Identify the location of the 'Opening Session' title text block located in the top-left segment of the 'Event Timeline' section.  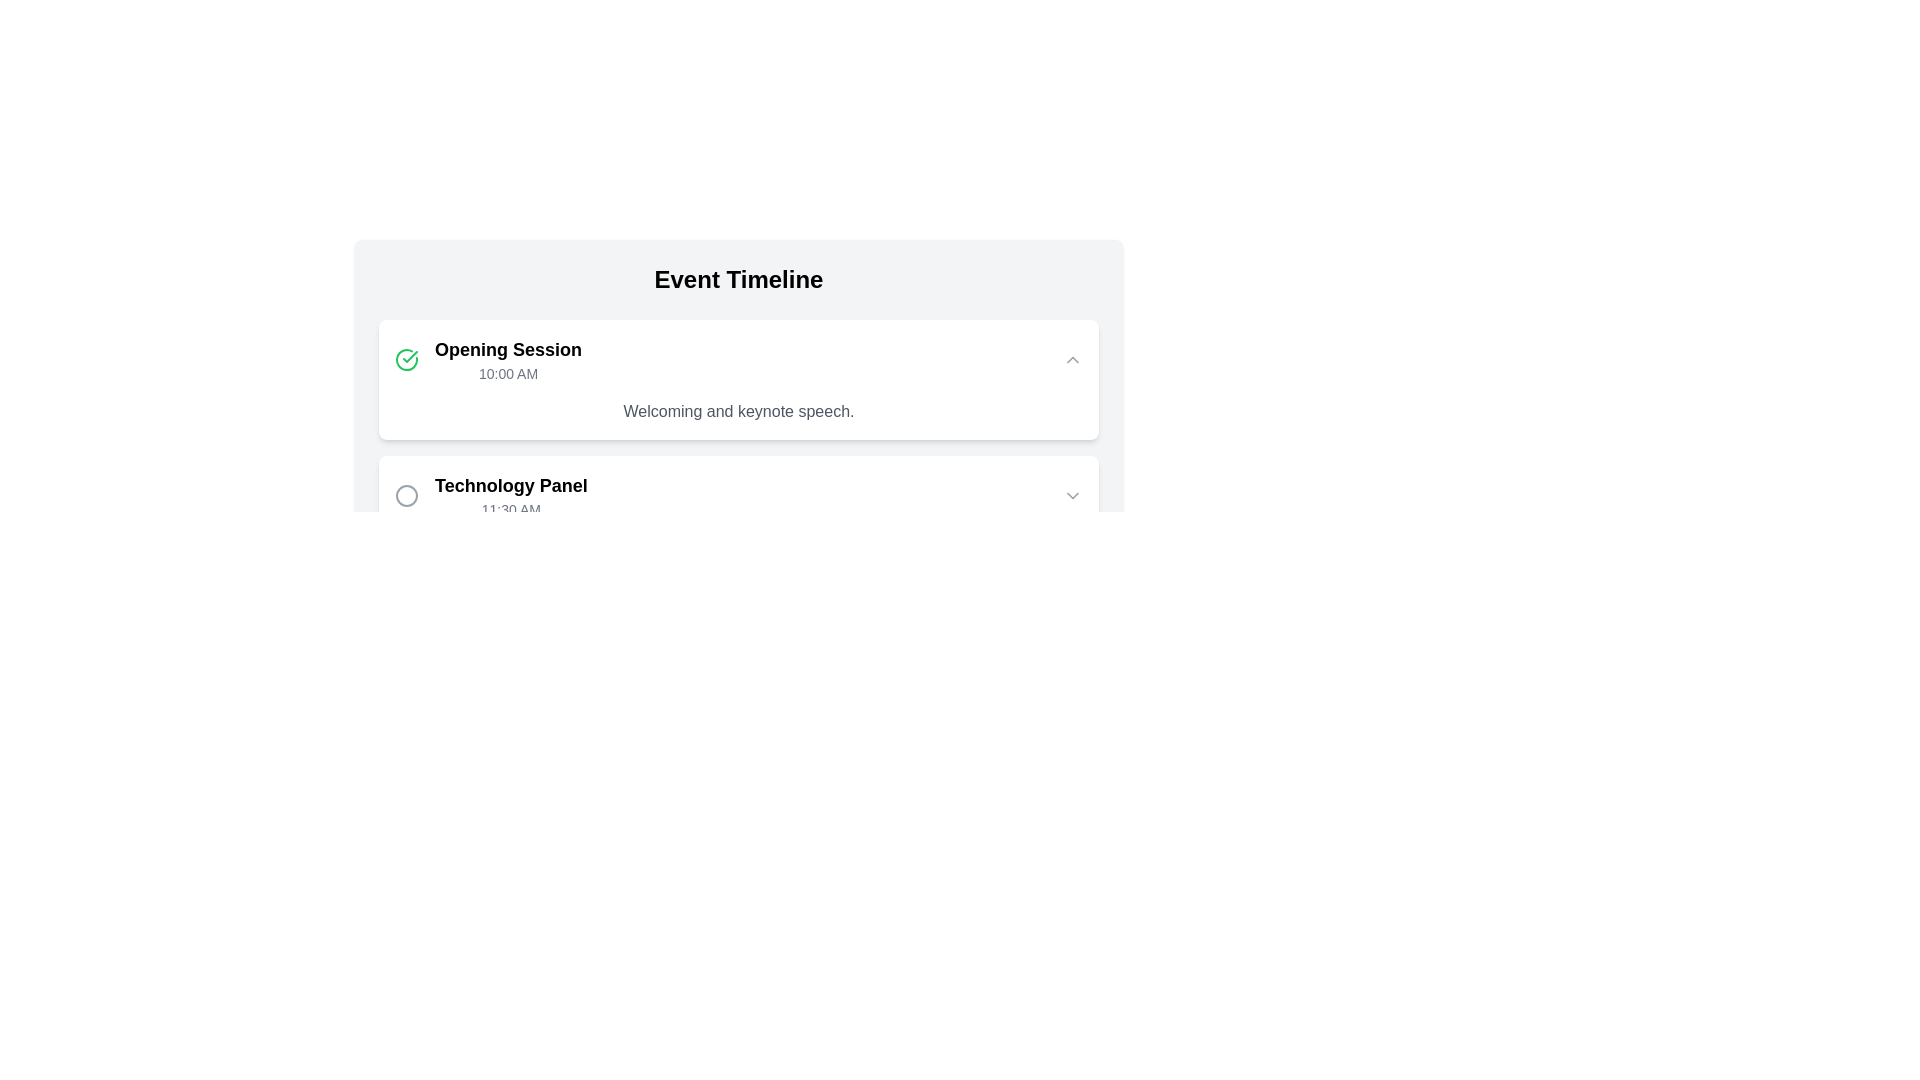
(508, 358).